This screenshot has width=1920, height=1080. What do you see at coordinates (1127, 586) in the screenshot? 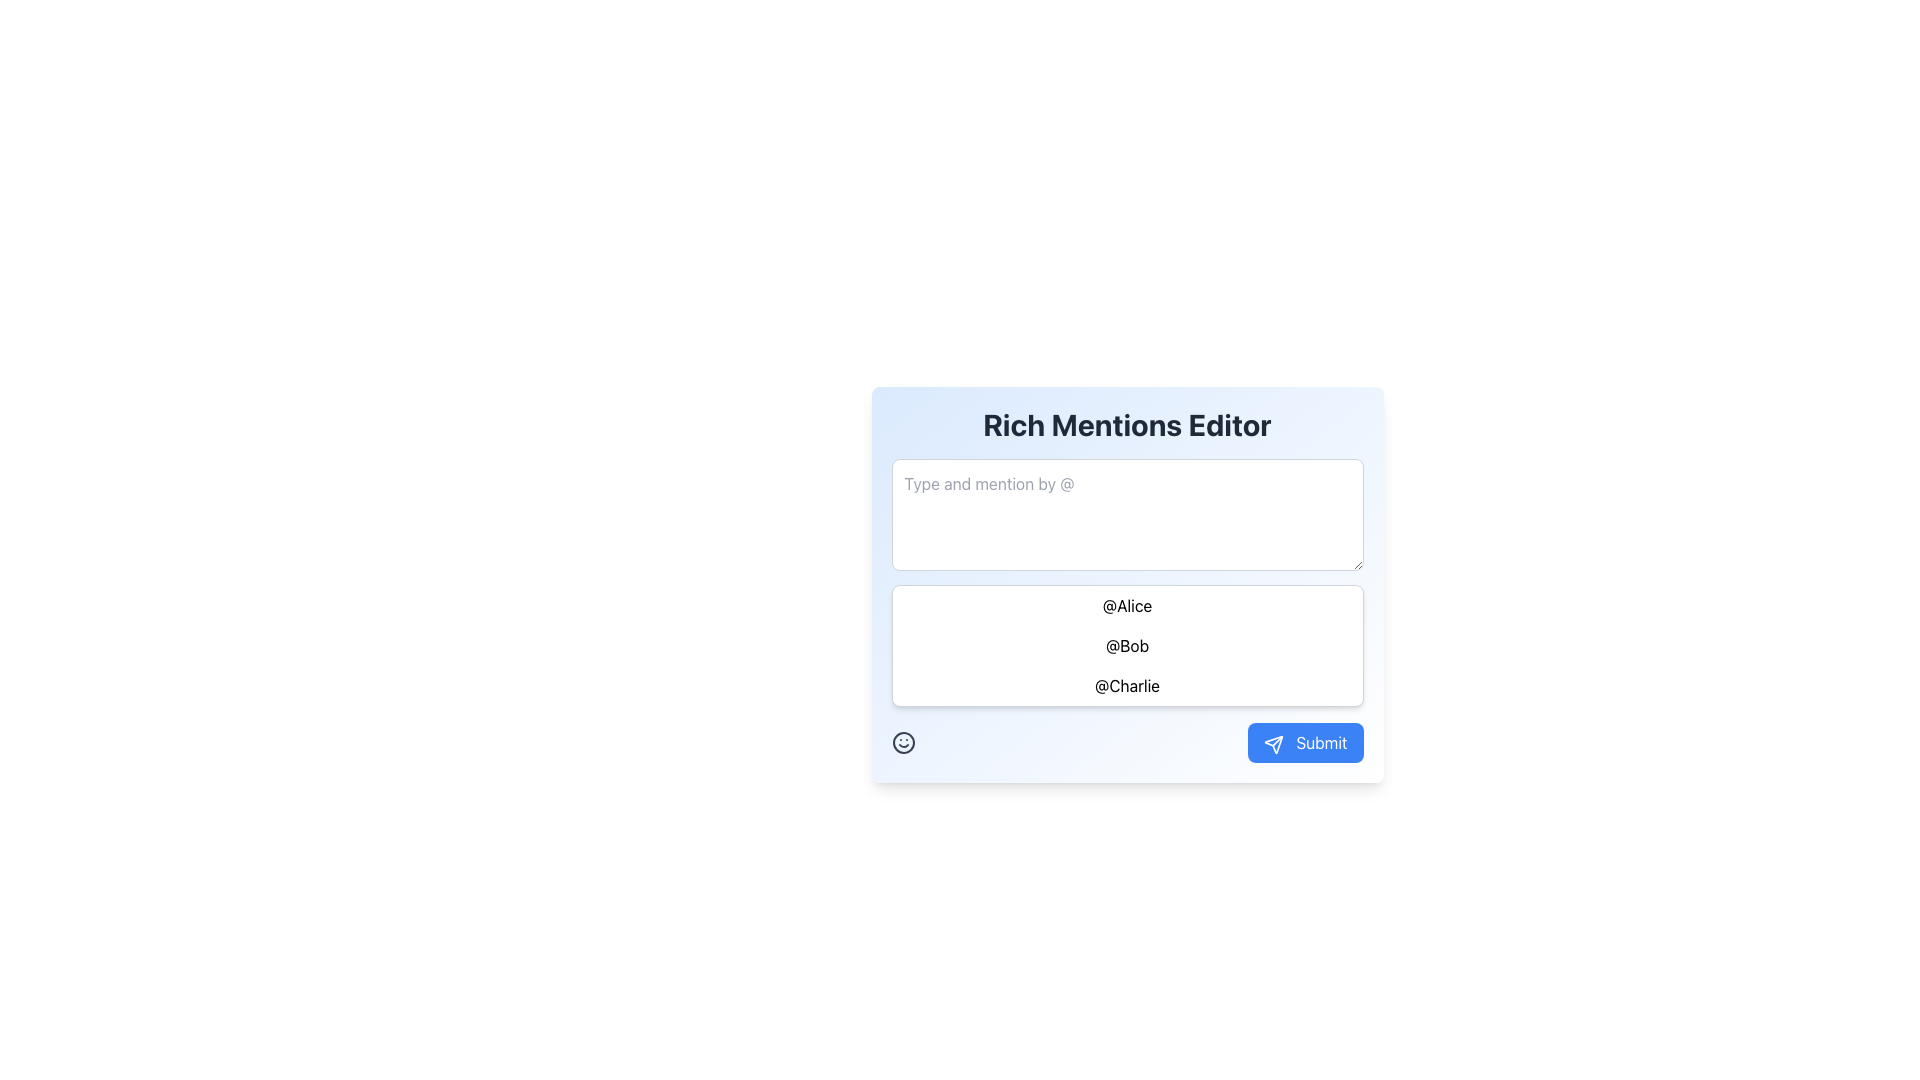
I see `the mention '@Alice' in the rich mentions editor UI component` at bounding box center [1127, 586].